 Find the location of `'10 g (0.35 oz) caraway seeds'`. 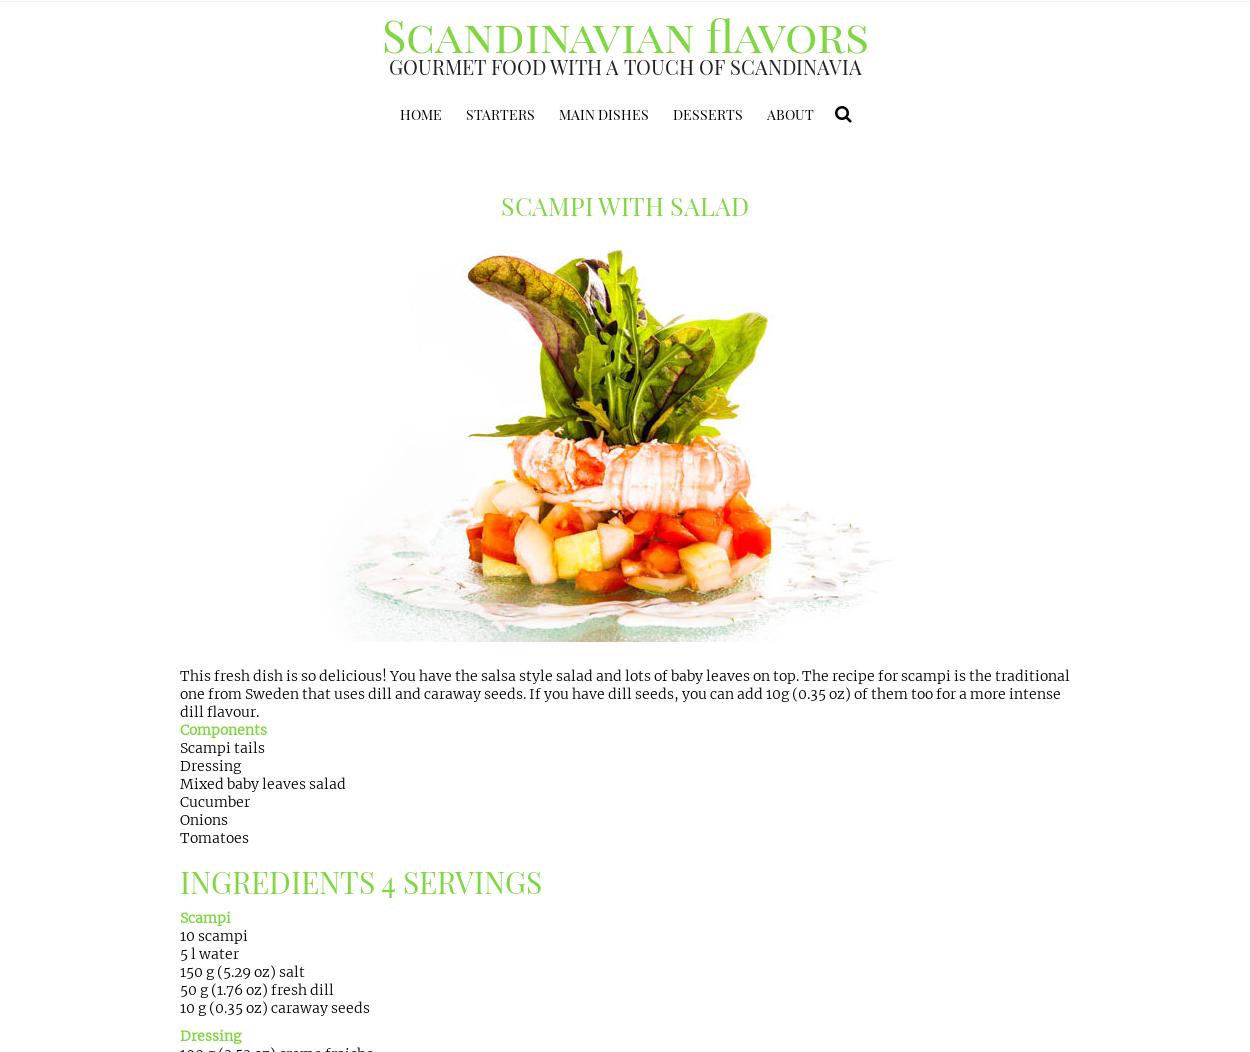

'10 g (0.35 oz) caraway seeds' is located at coordinates (275, 1008).